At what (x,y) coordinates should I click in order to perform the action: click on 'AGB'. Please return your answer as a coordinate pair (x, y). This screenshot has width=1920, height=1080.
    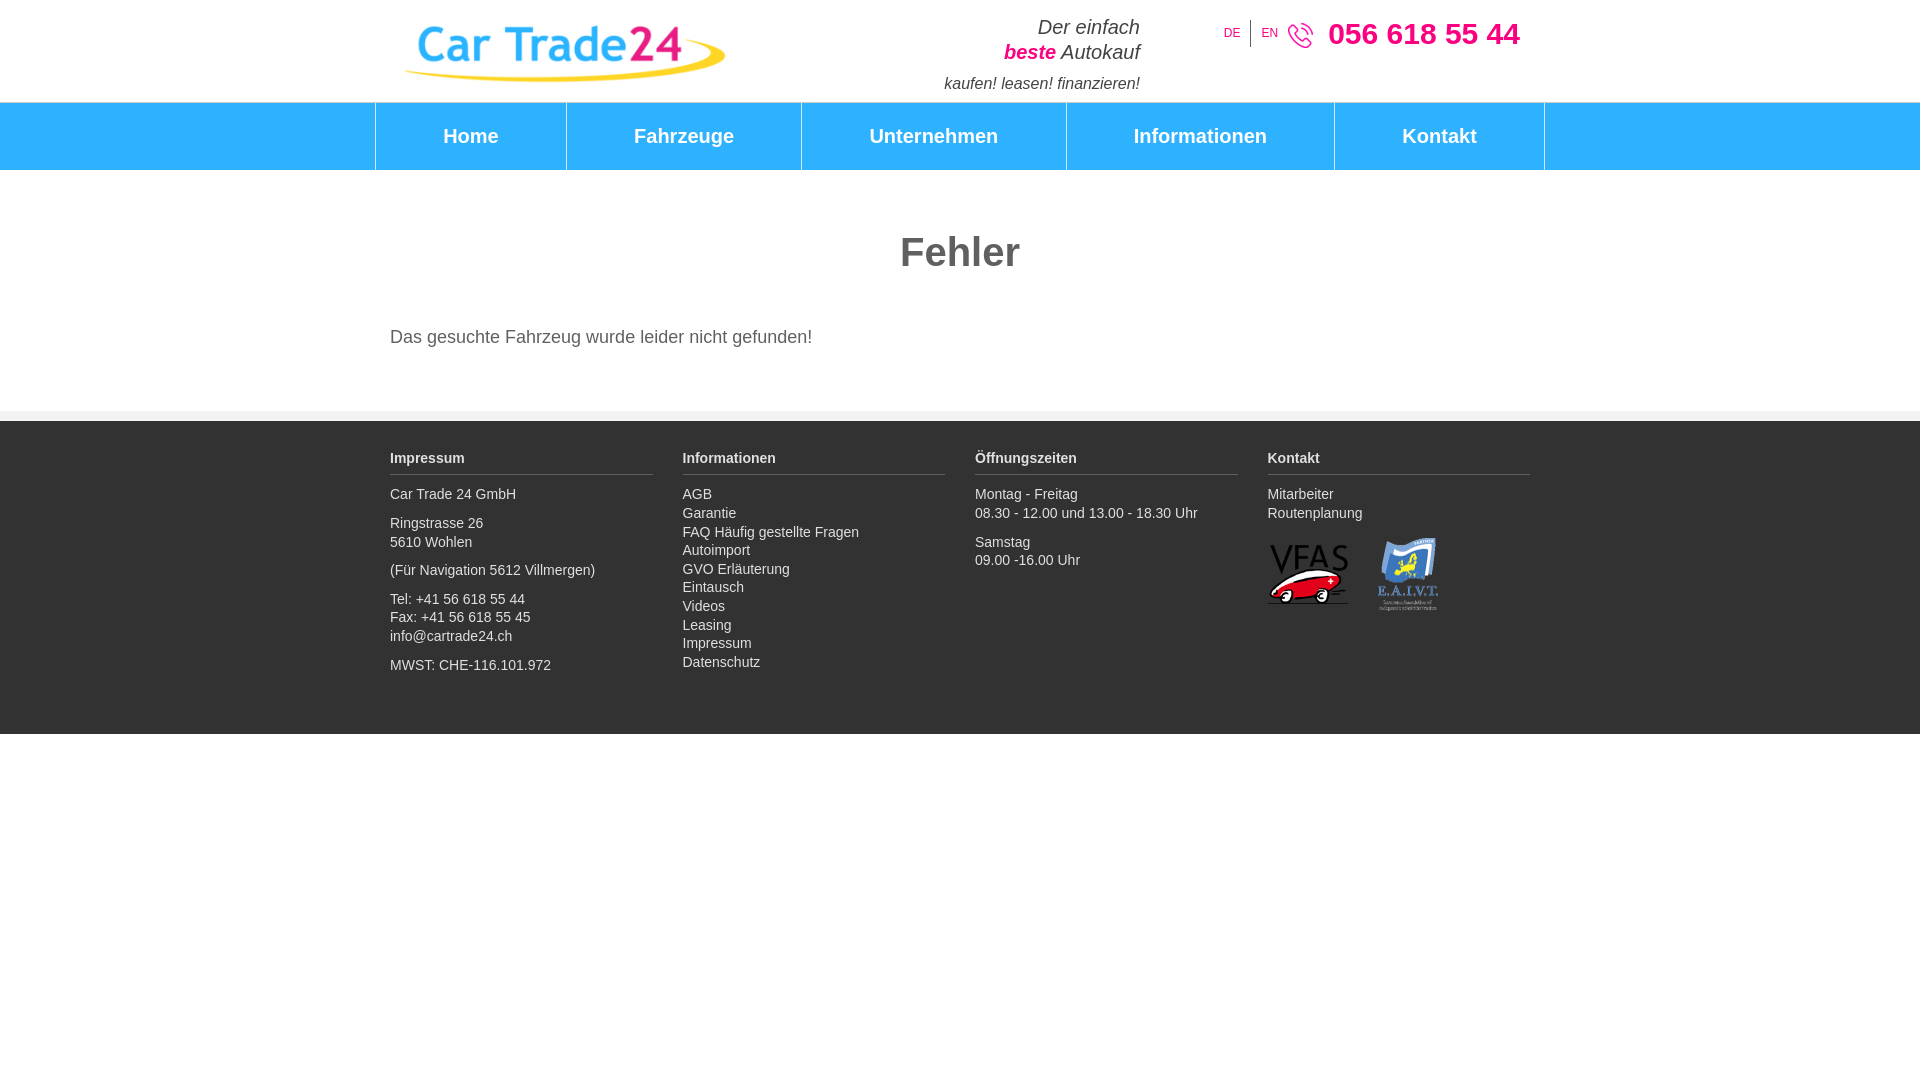
    Looking at the image, I should click on (681, 494).